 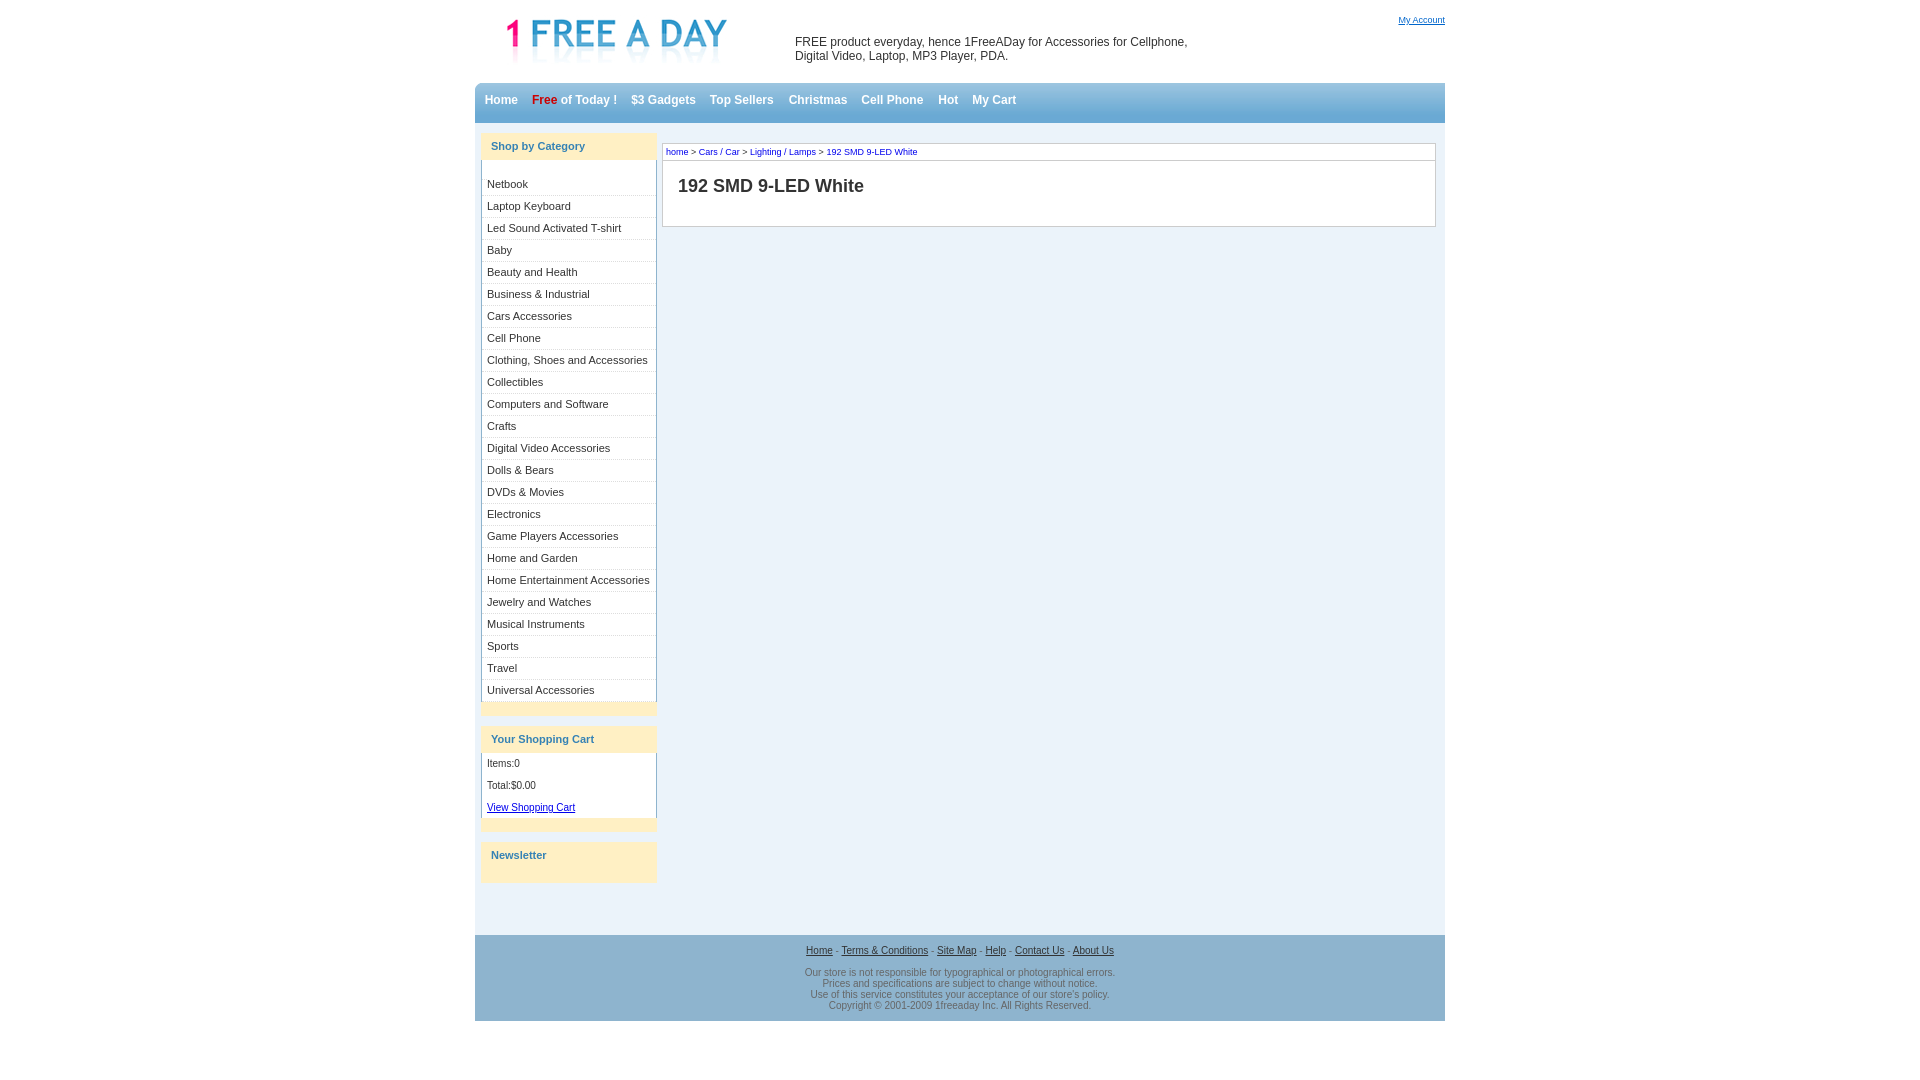 What do you see at coordinates (486, 623) in the screenshot?
I see `'Musical Instruments'` at bounding box center [486, 623].